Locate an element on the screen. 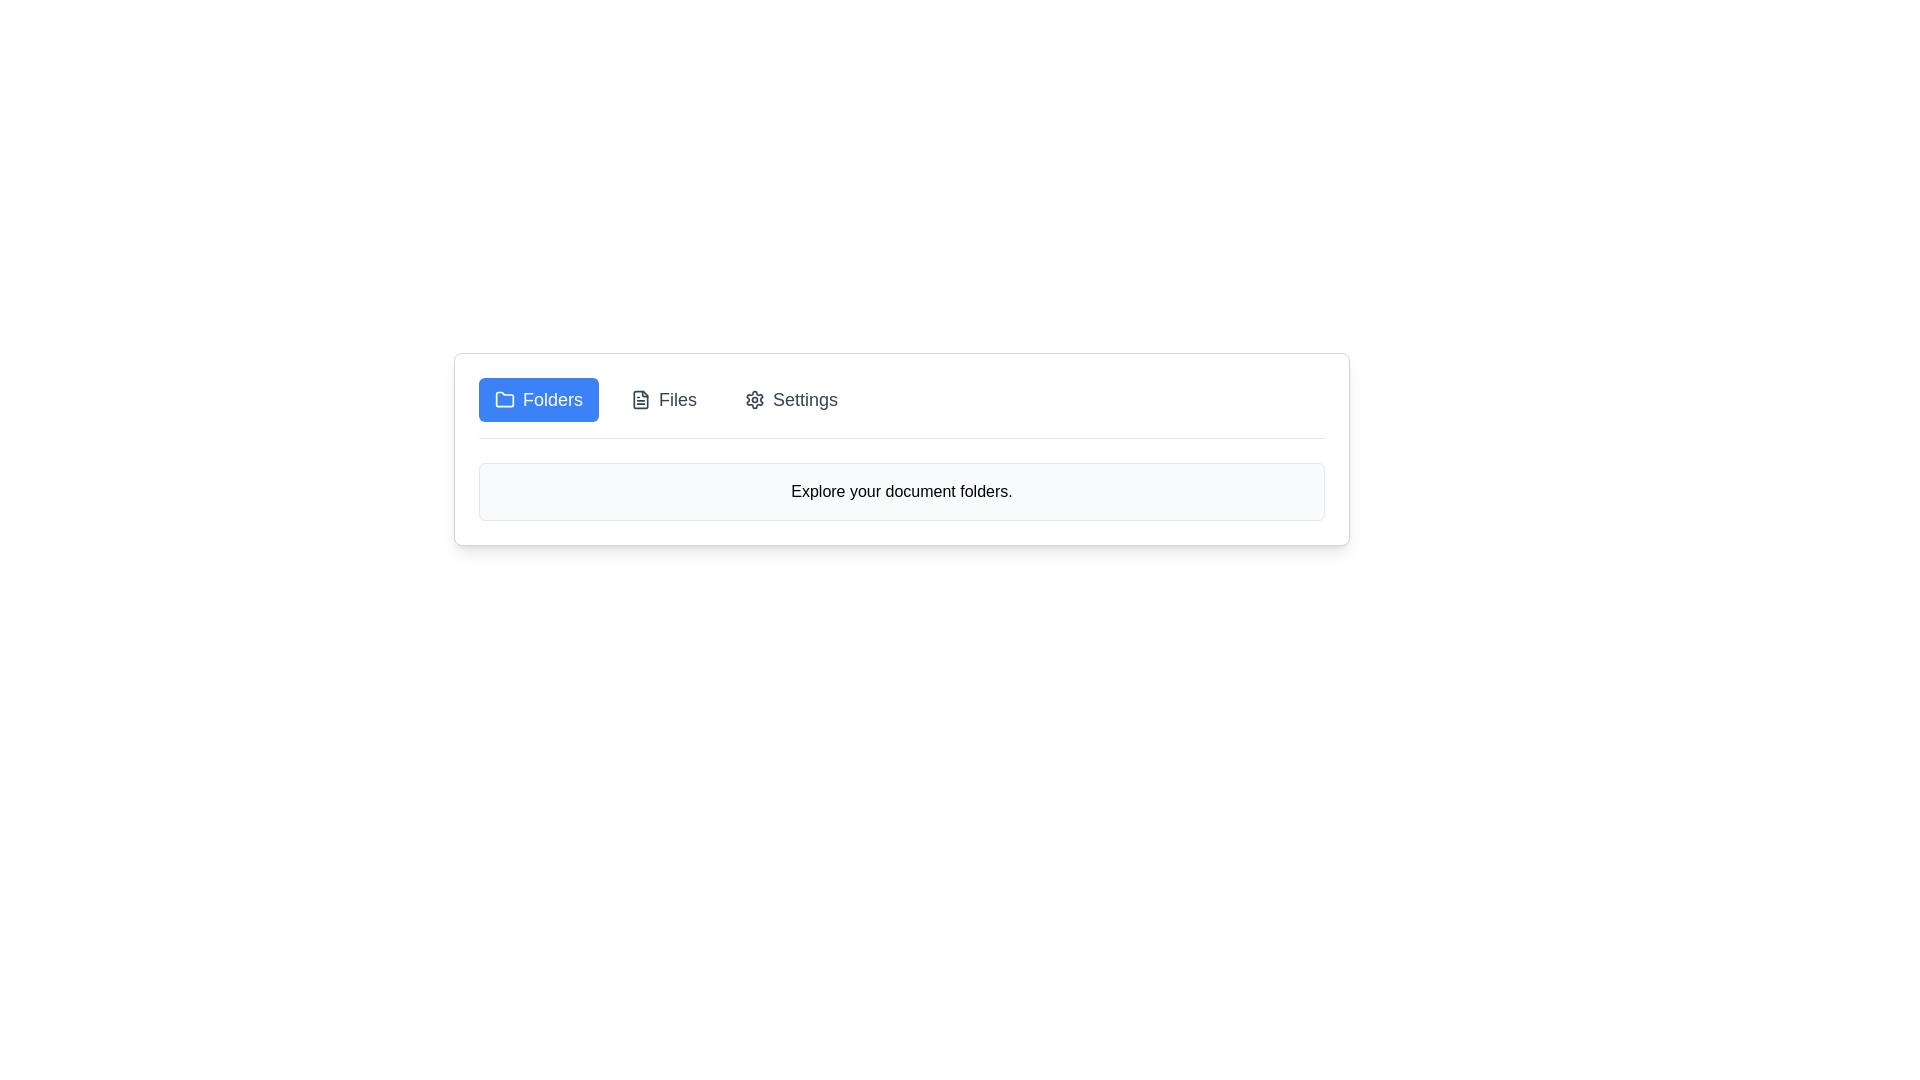 The width and height of the screenshot is (1920, 1080). the tab icon for Files is located at coordinates (641, 400).